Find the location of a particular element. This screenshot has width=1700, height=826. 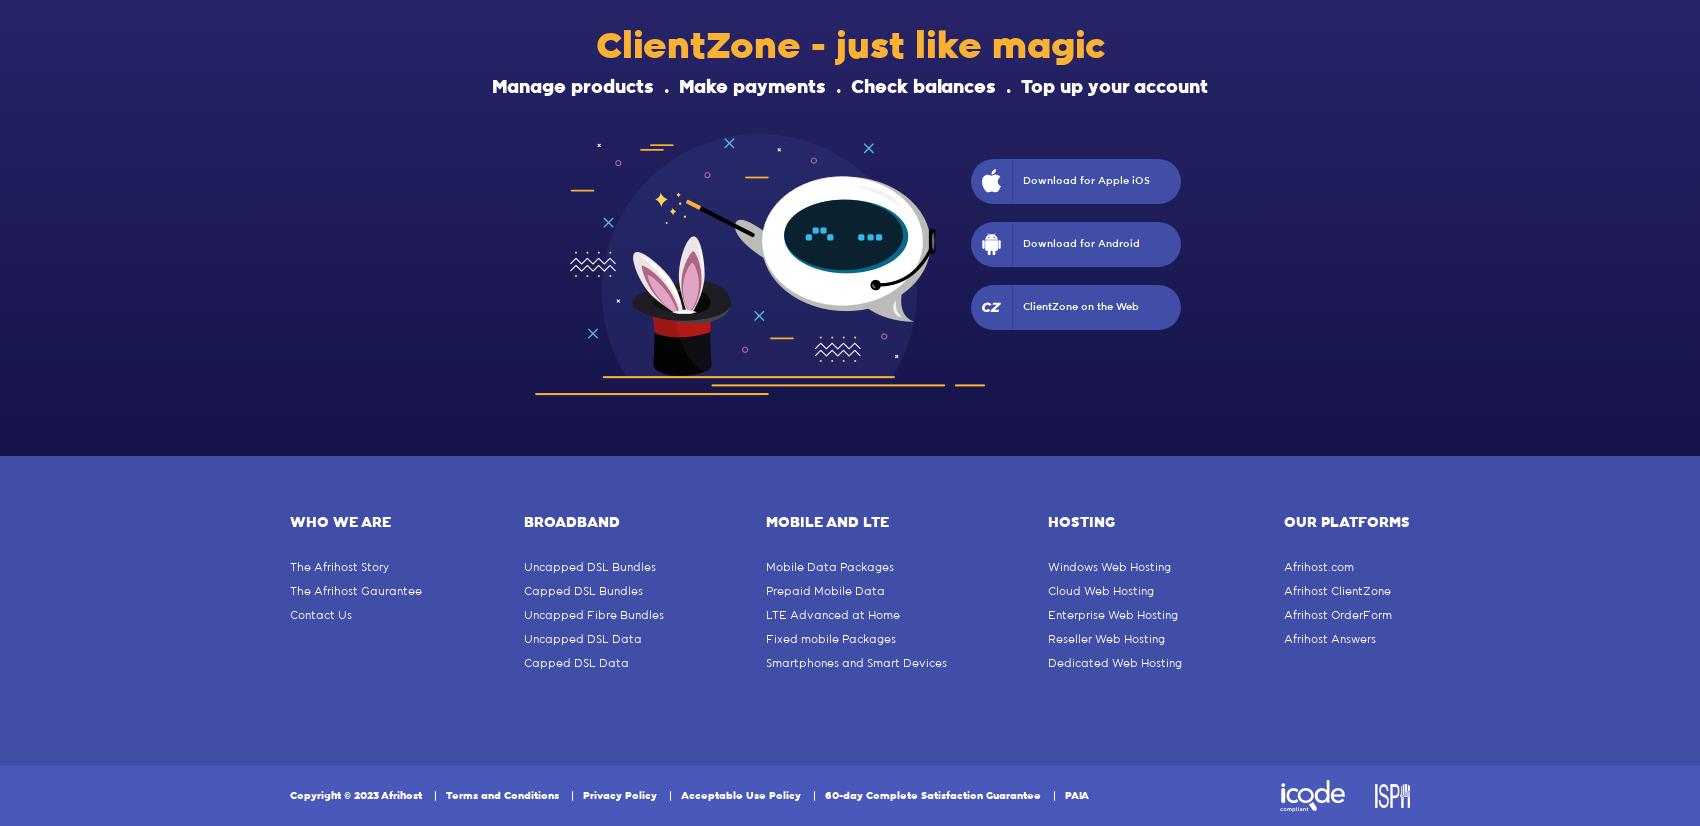

'Manage products  .  Make payments  .  Check balances  .  Top up your account' is located at coordinates (850, 87).